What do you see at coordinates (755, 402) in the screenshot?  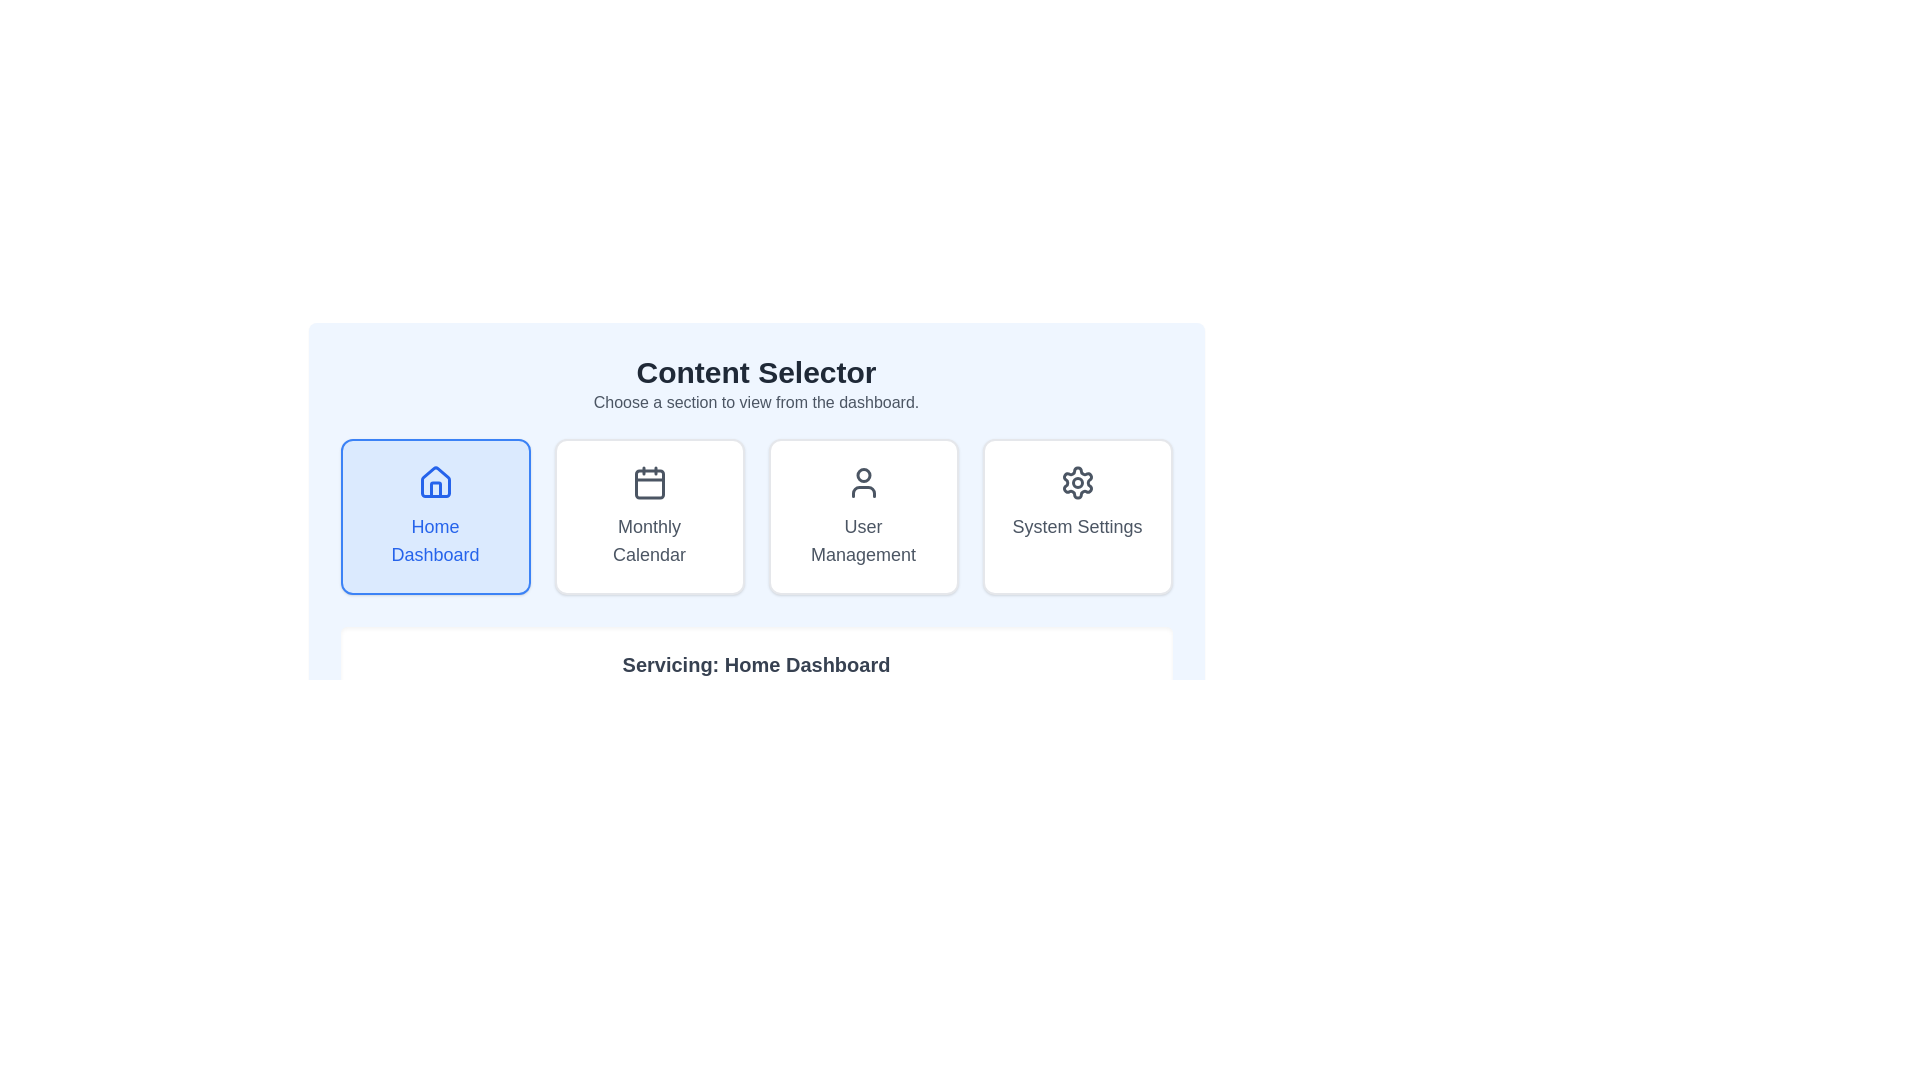 I see `the static text label that provides instructions below the 'Content Selector' heading, located at the center of the interface` at bounding box center [755, 402].